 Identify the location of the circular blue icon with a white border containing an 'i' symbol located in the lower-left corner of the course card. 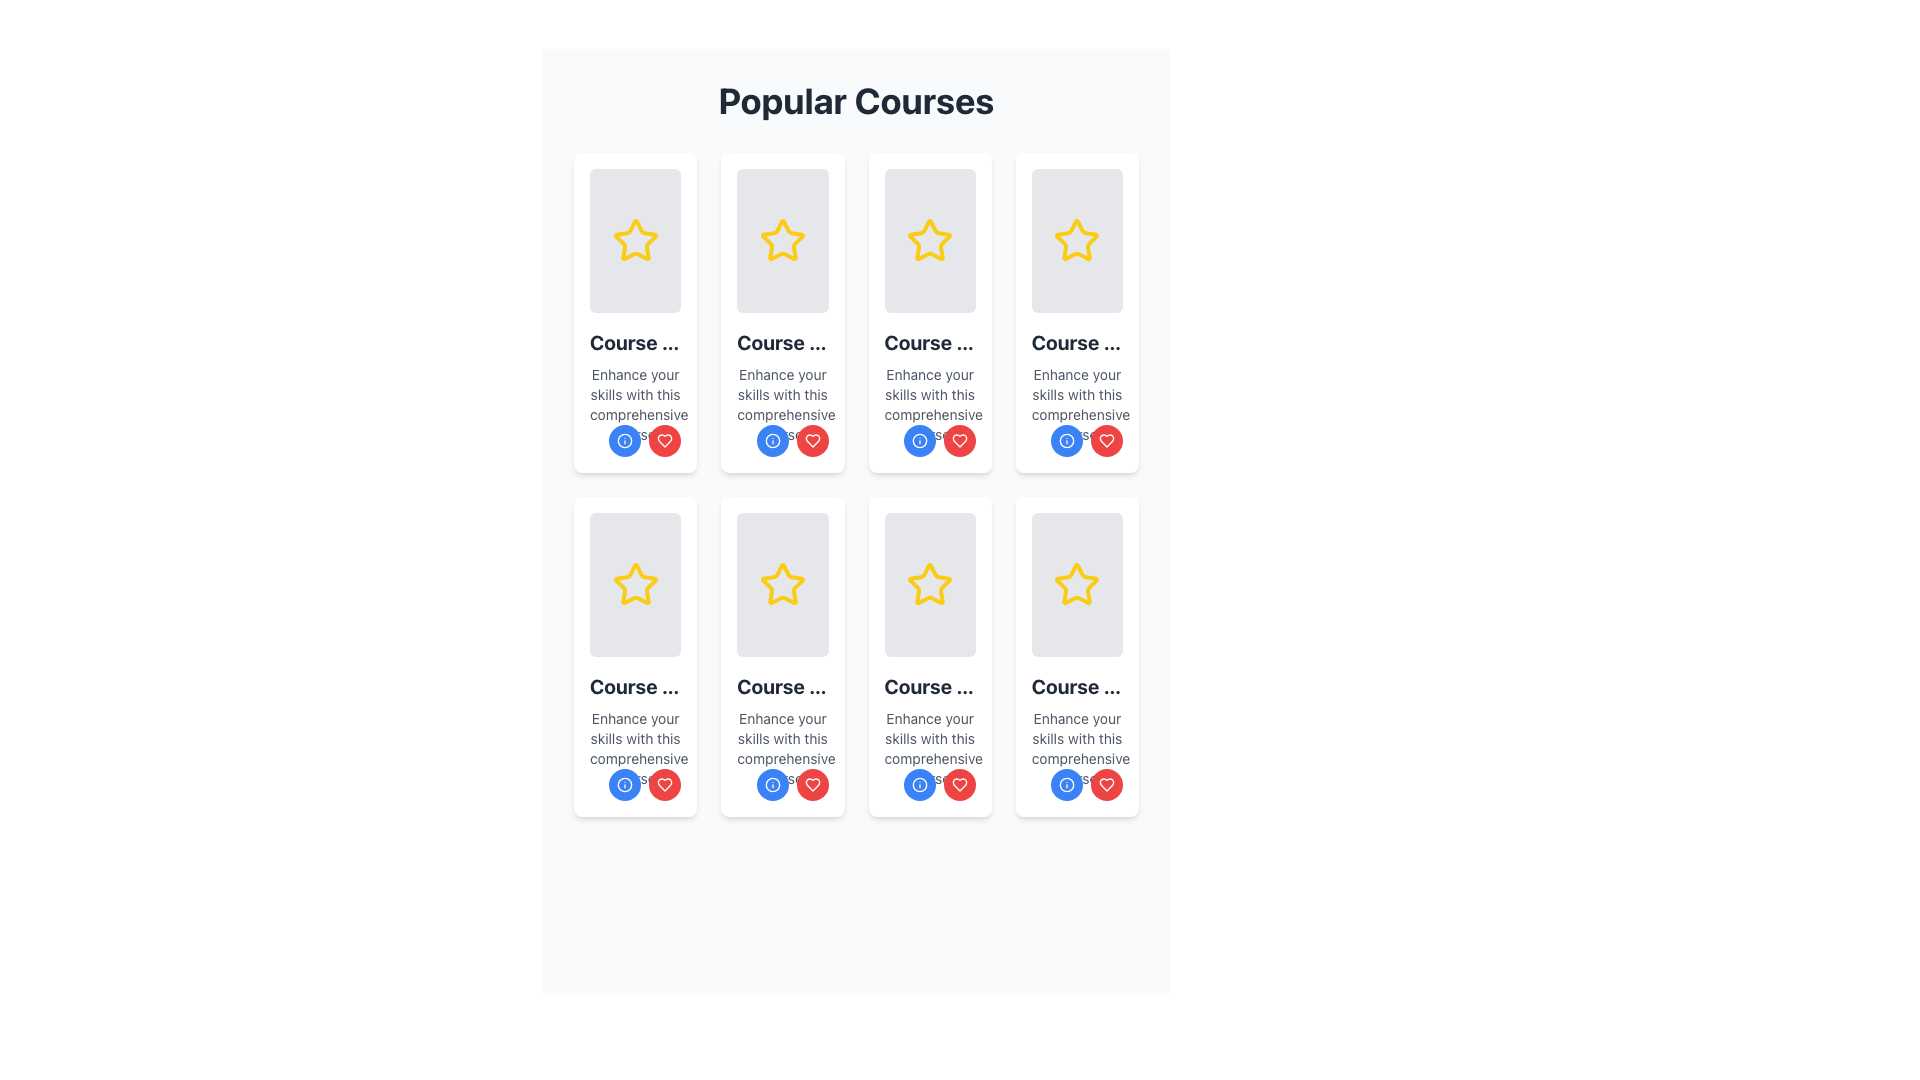
(624, 439).